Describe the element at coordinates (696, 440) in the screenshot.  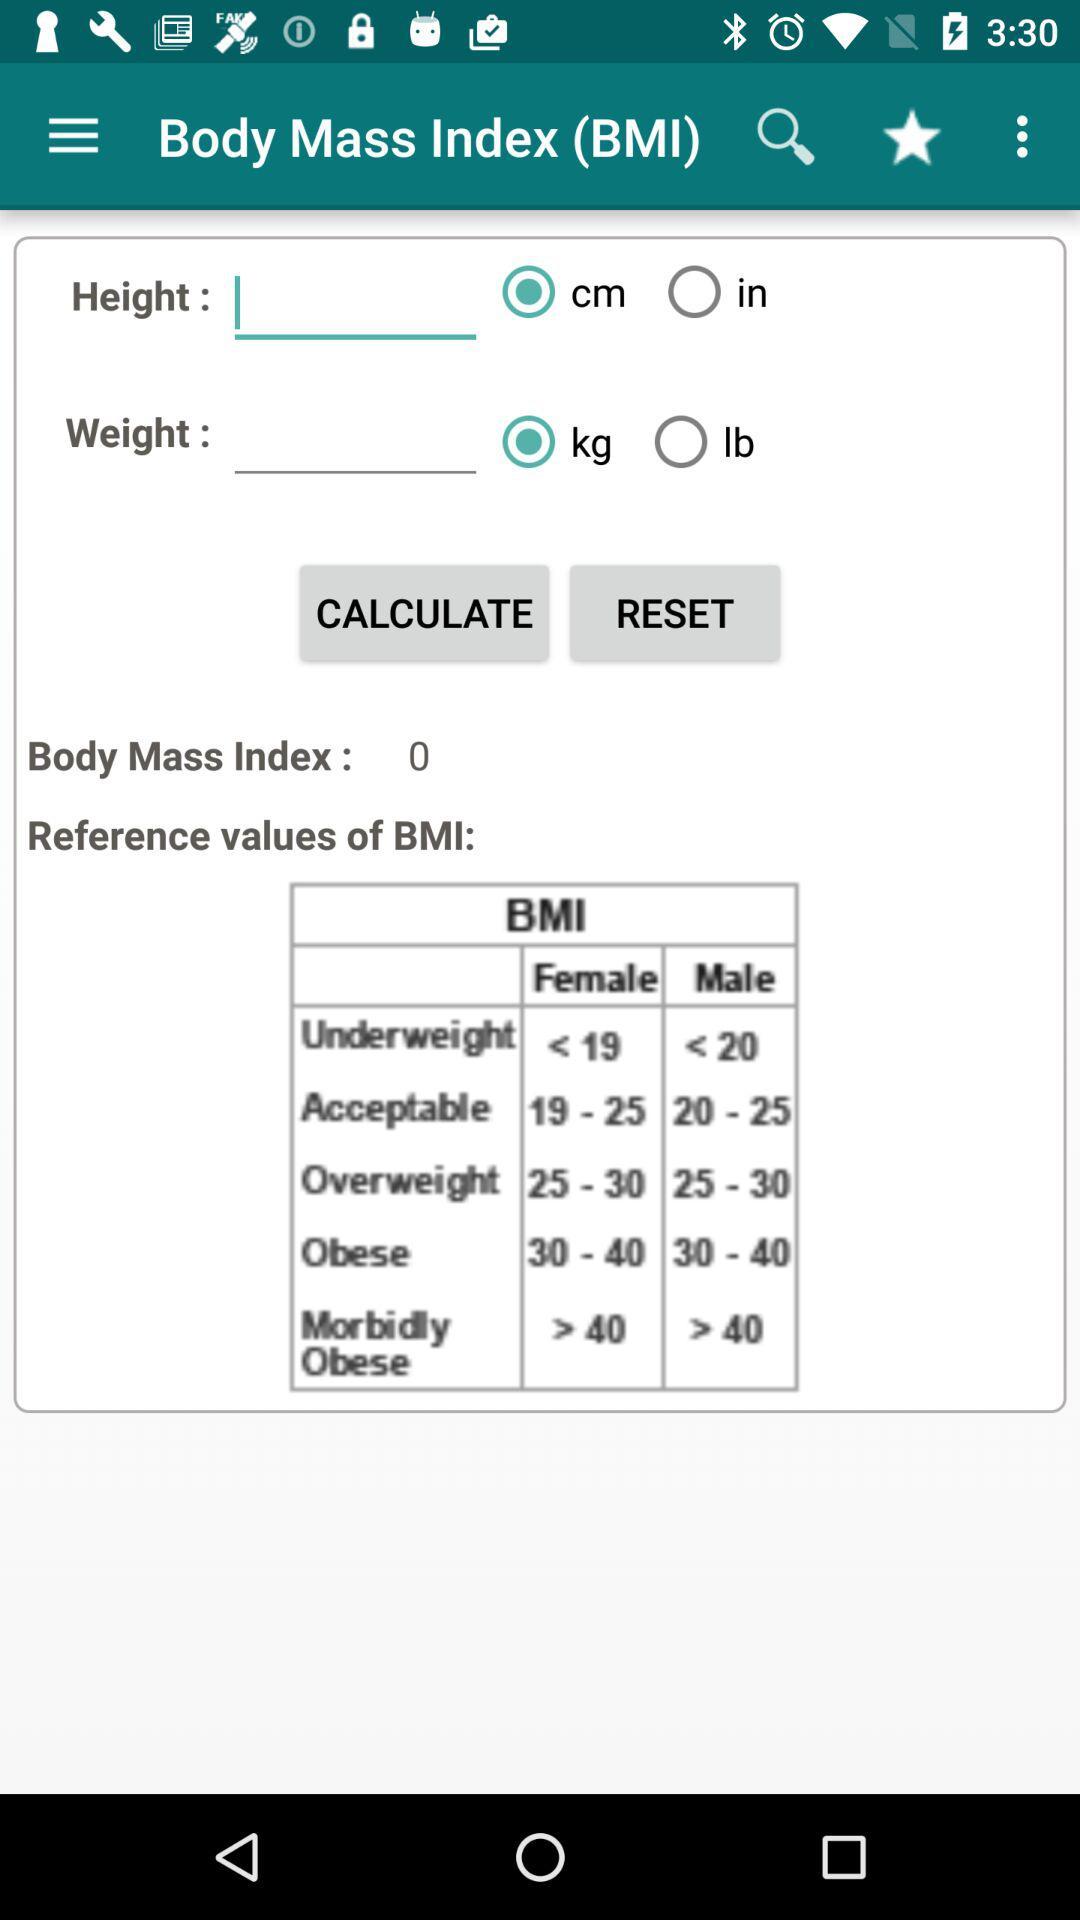
I see `the icon above reset icon` at that location.